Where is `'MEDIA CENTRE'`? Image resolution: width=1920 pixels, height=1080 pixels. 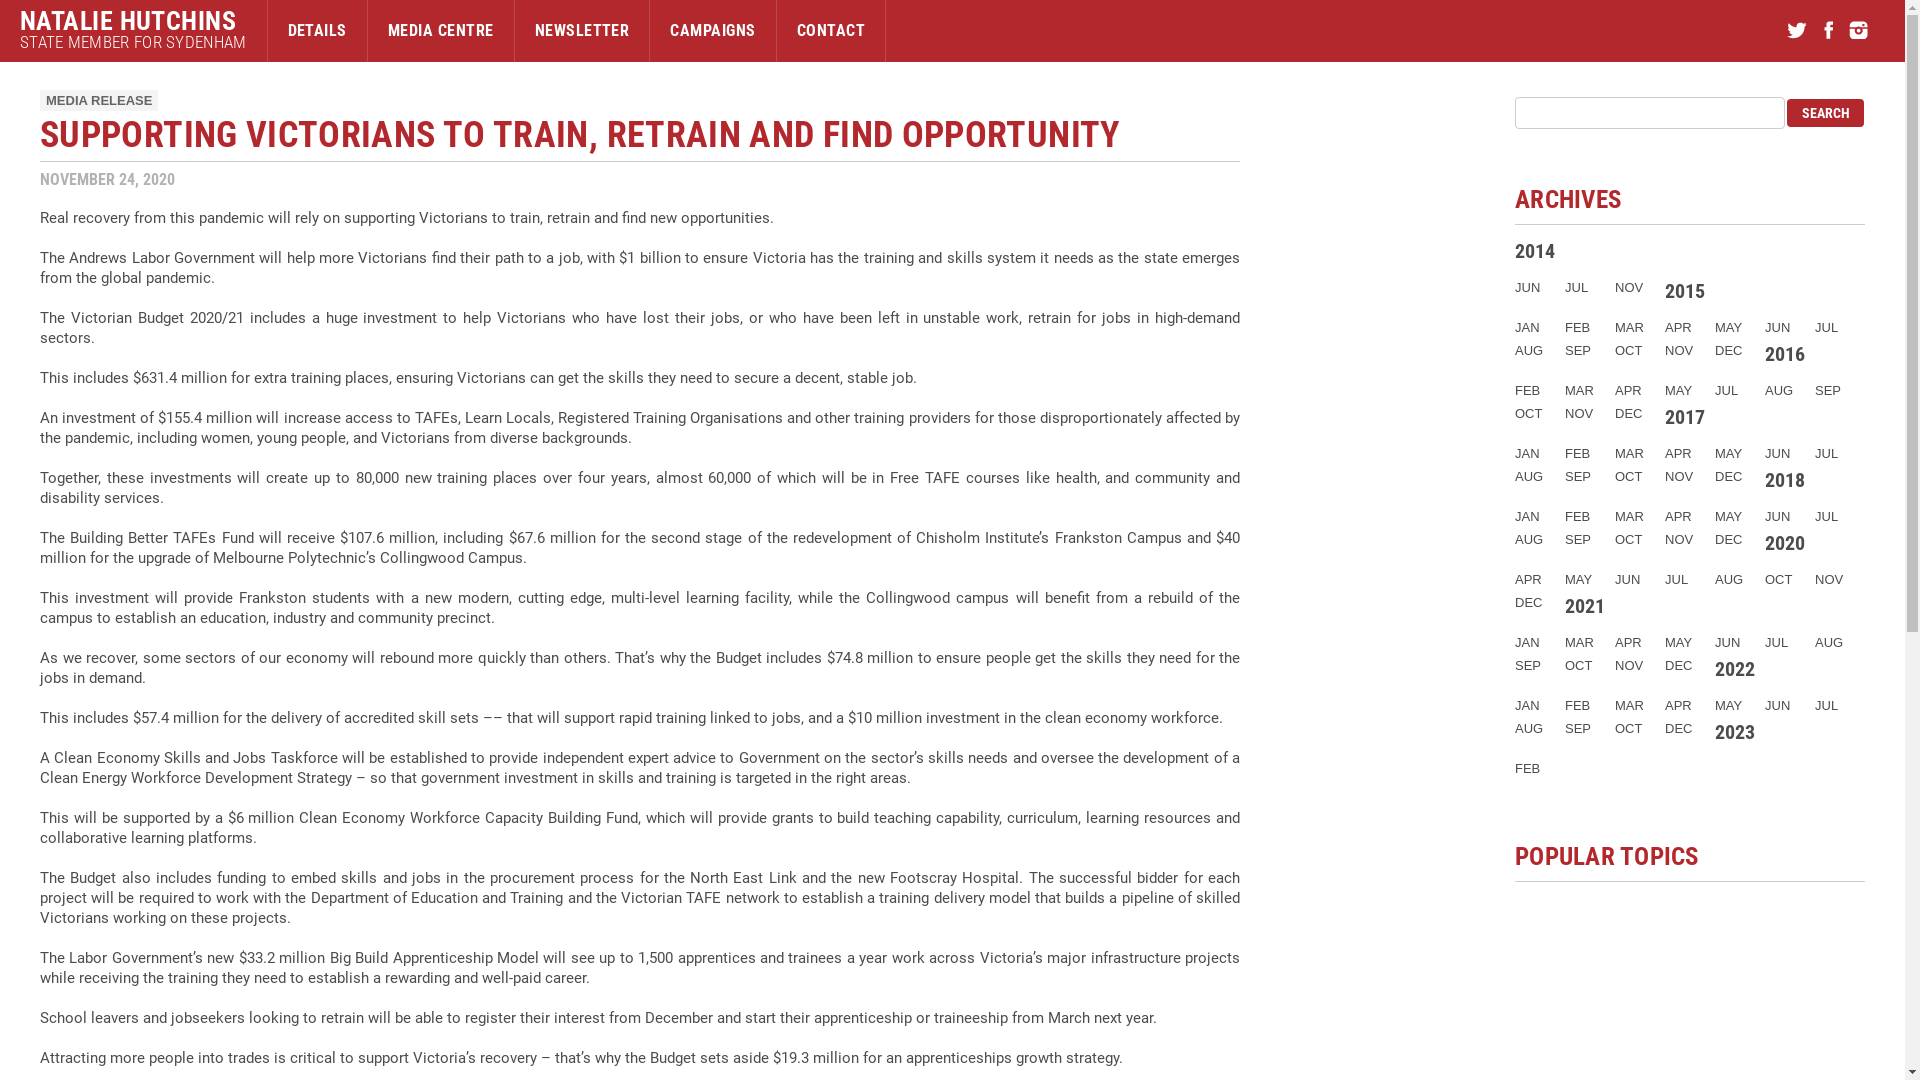
'MEDIA CENTRE' is located at coordinates (368, 30).